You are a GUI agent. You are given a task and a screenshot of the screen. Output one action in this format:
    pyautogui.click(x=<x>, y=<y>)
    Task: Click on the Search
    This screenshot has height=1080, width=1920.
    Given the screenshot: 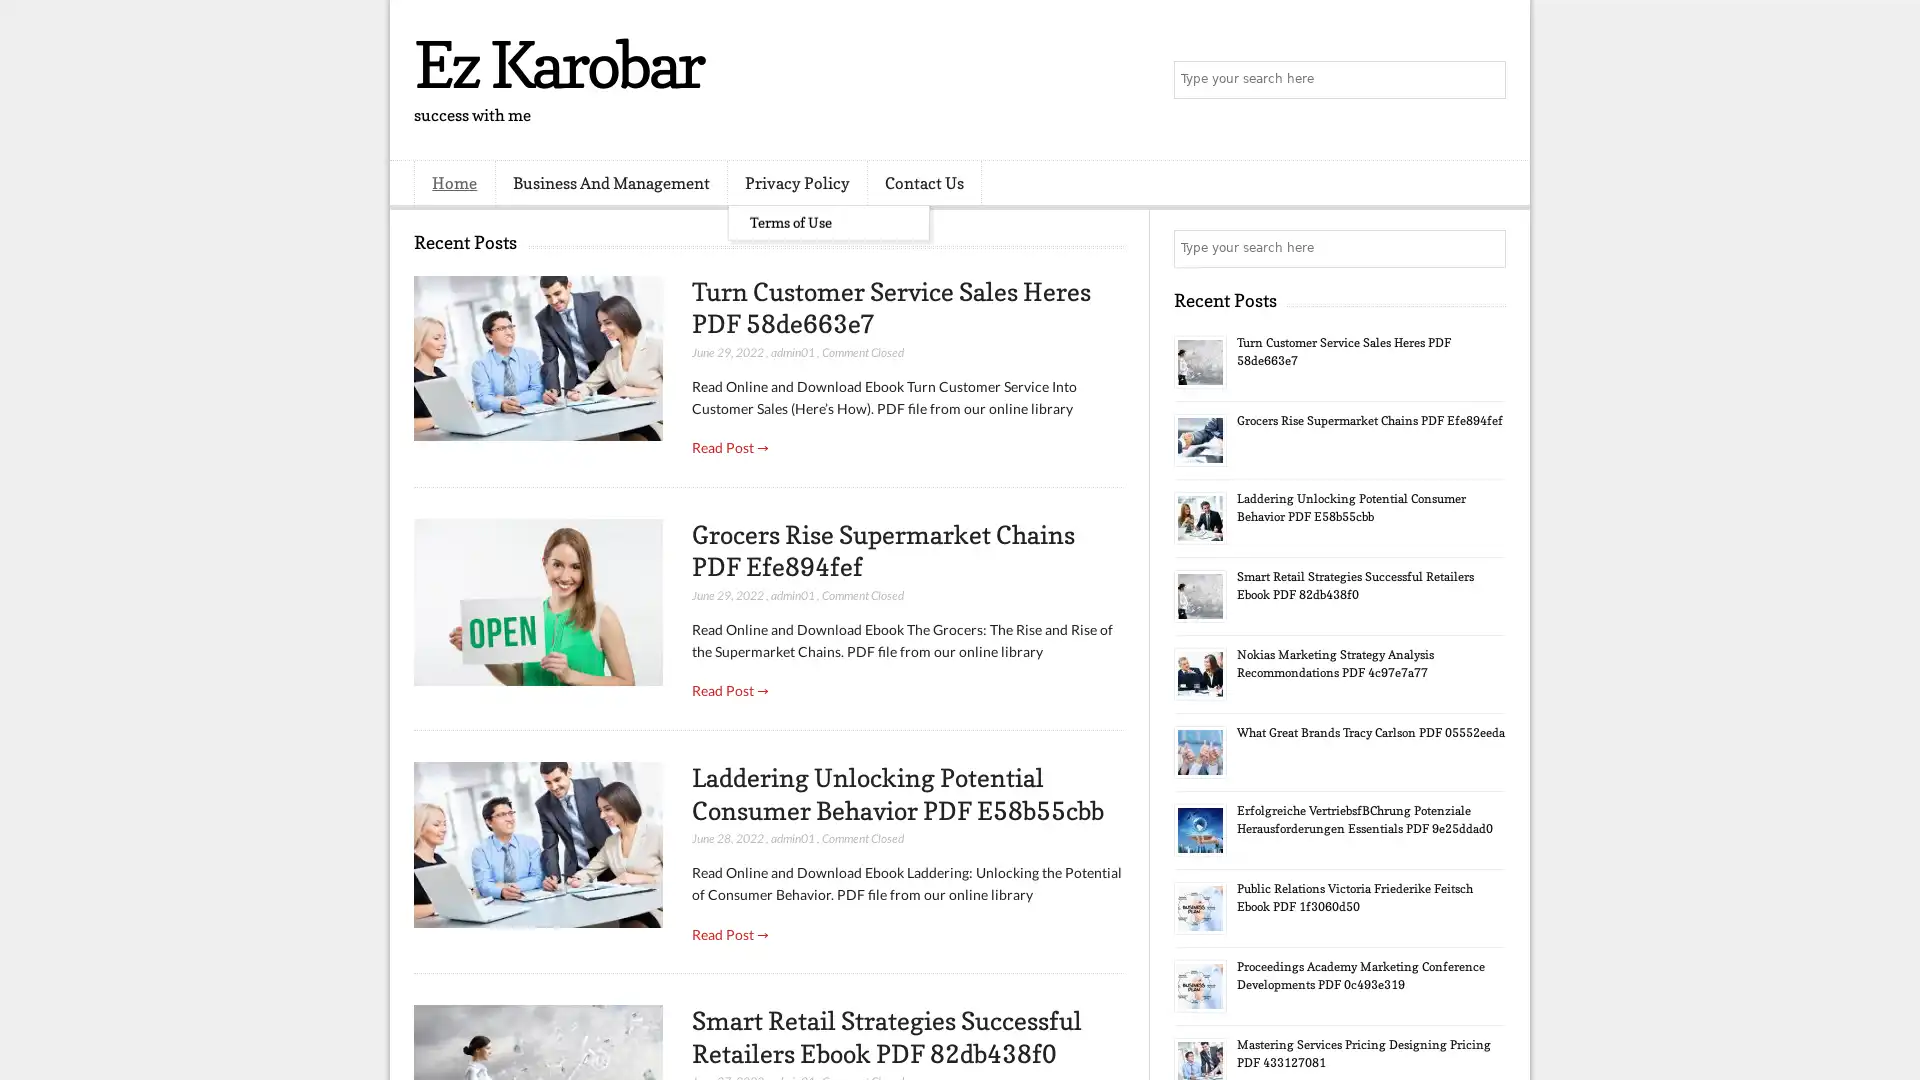 What is the action you would take?
    pyautogui.click(x=1485, y=248)
    